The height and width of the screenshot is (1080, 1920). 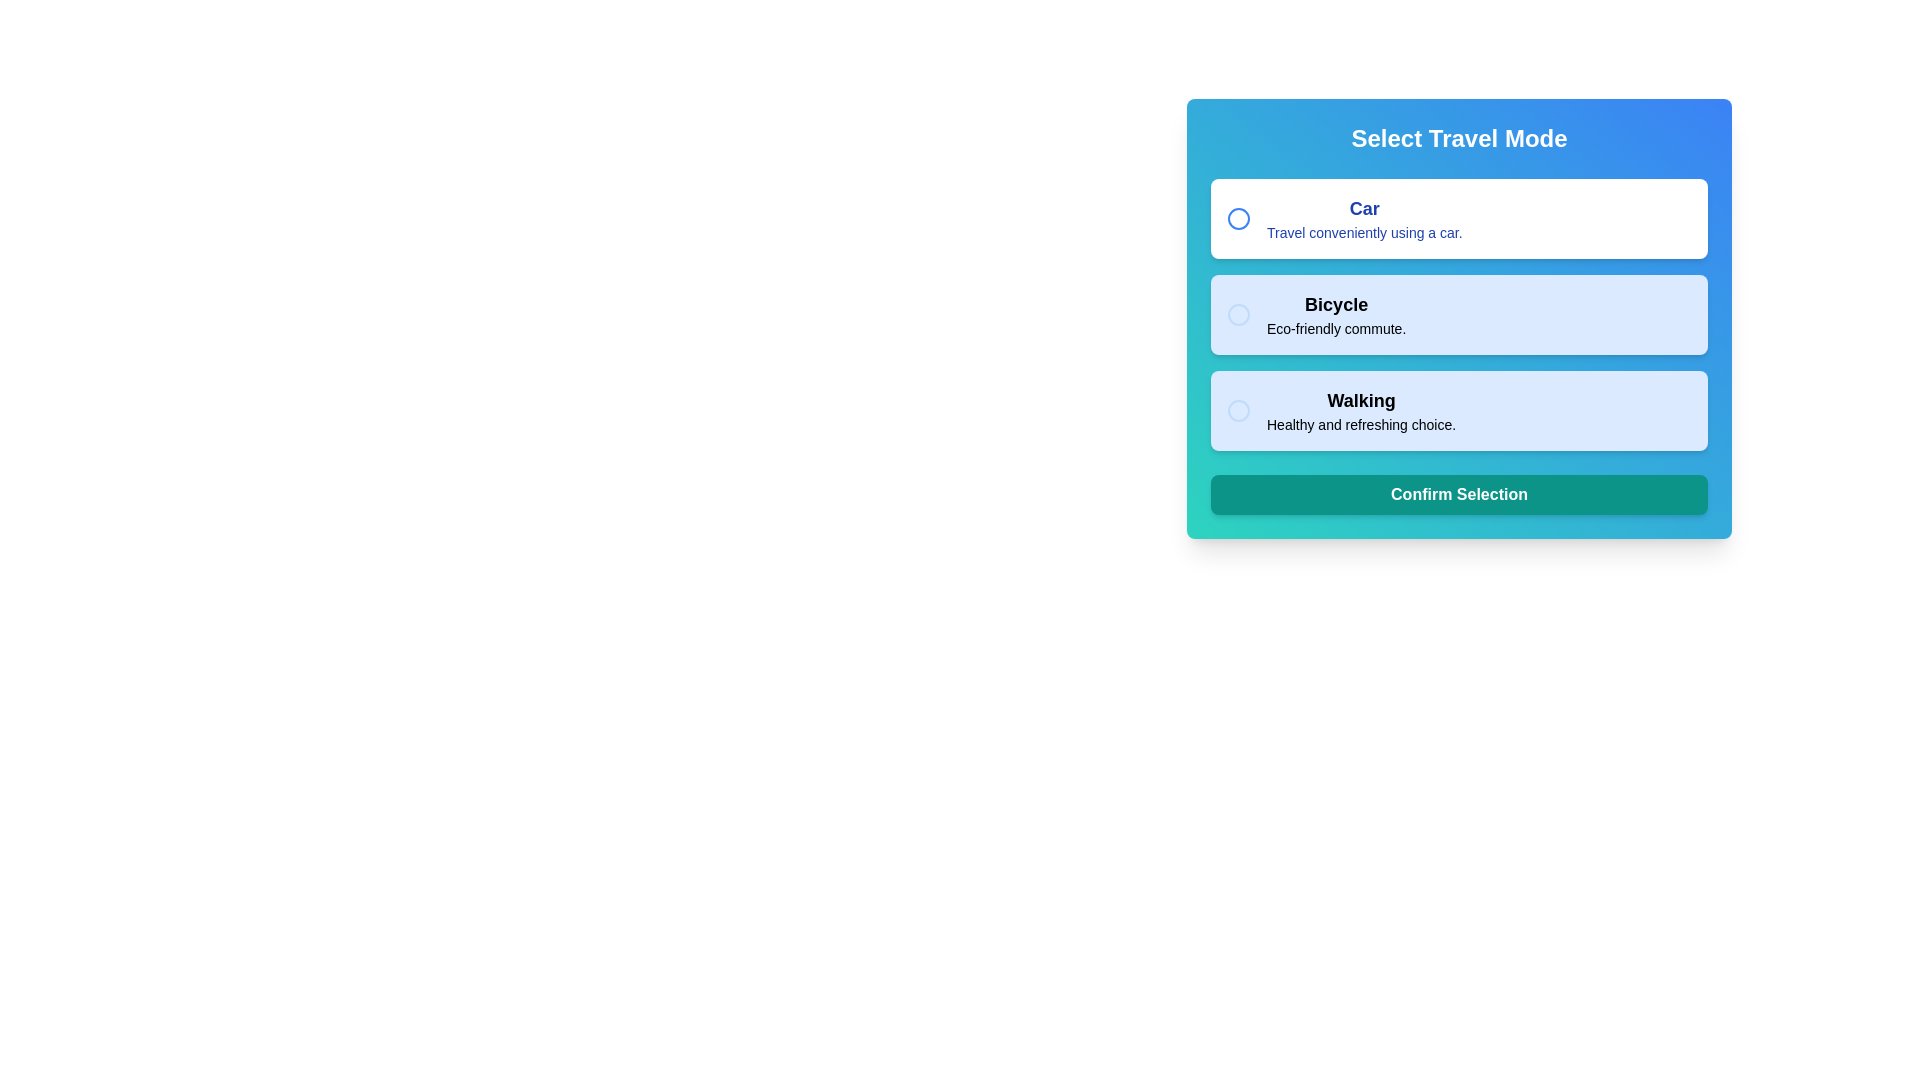 What do you see at coordinates (1336, 327) in the screenshot?
I see `the text label displaying 'Eco-friendly commute' positioned below the primary label 'Bicycle' in the travel modes section` at bounding box center [1336, 327].